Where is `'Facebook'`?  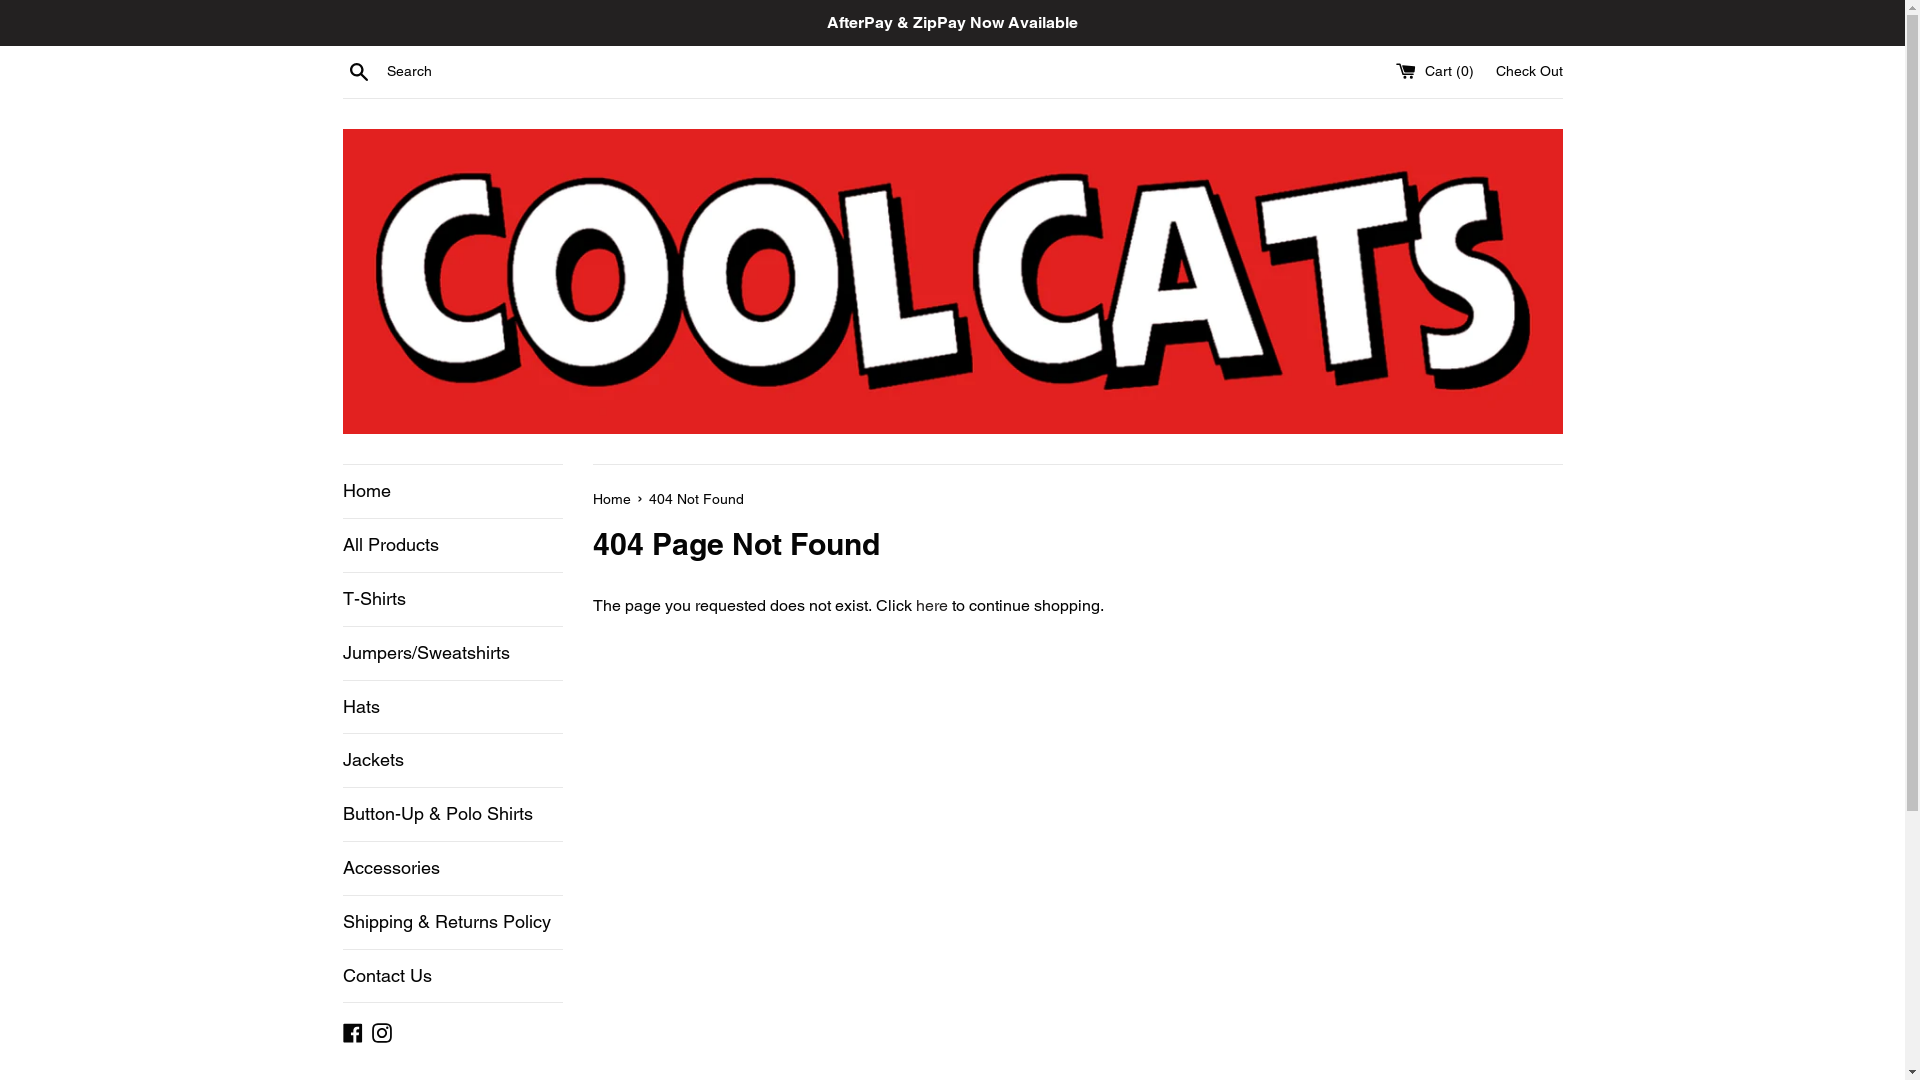 'Facebook' is located at coordinates (351, 1031).